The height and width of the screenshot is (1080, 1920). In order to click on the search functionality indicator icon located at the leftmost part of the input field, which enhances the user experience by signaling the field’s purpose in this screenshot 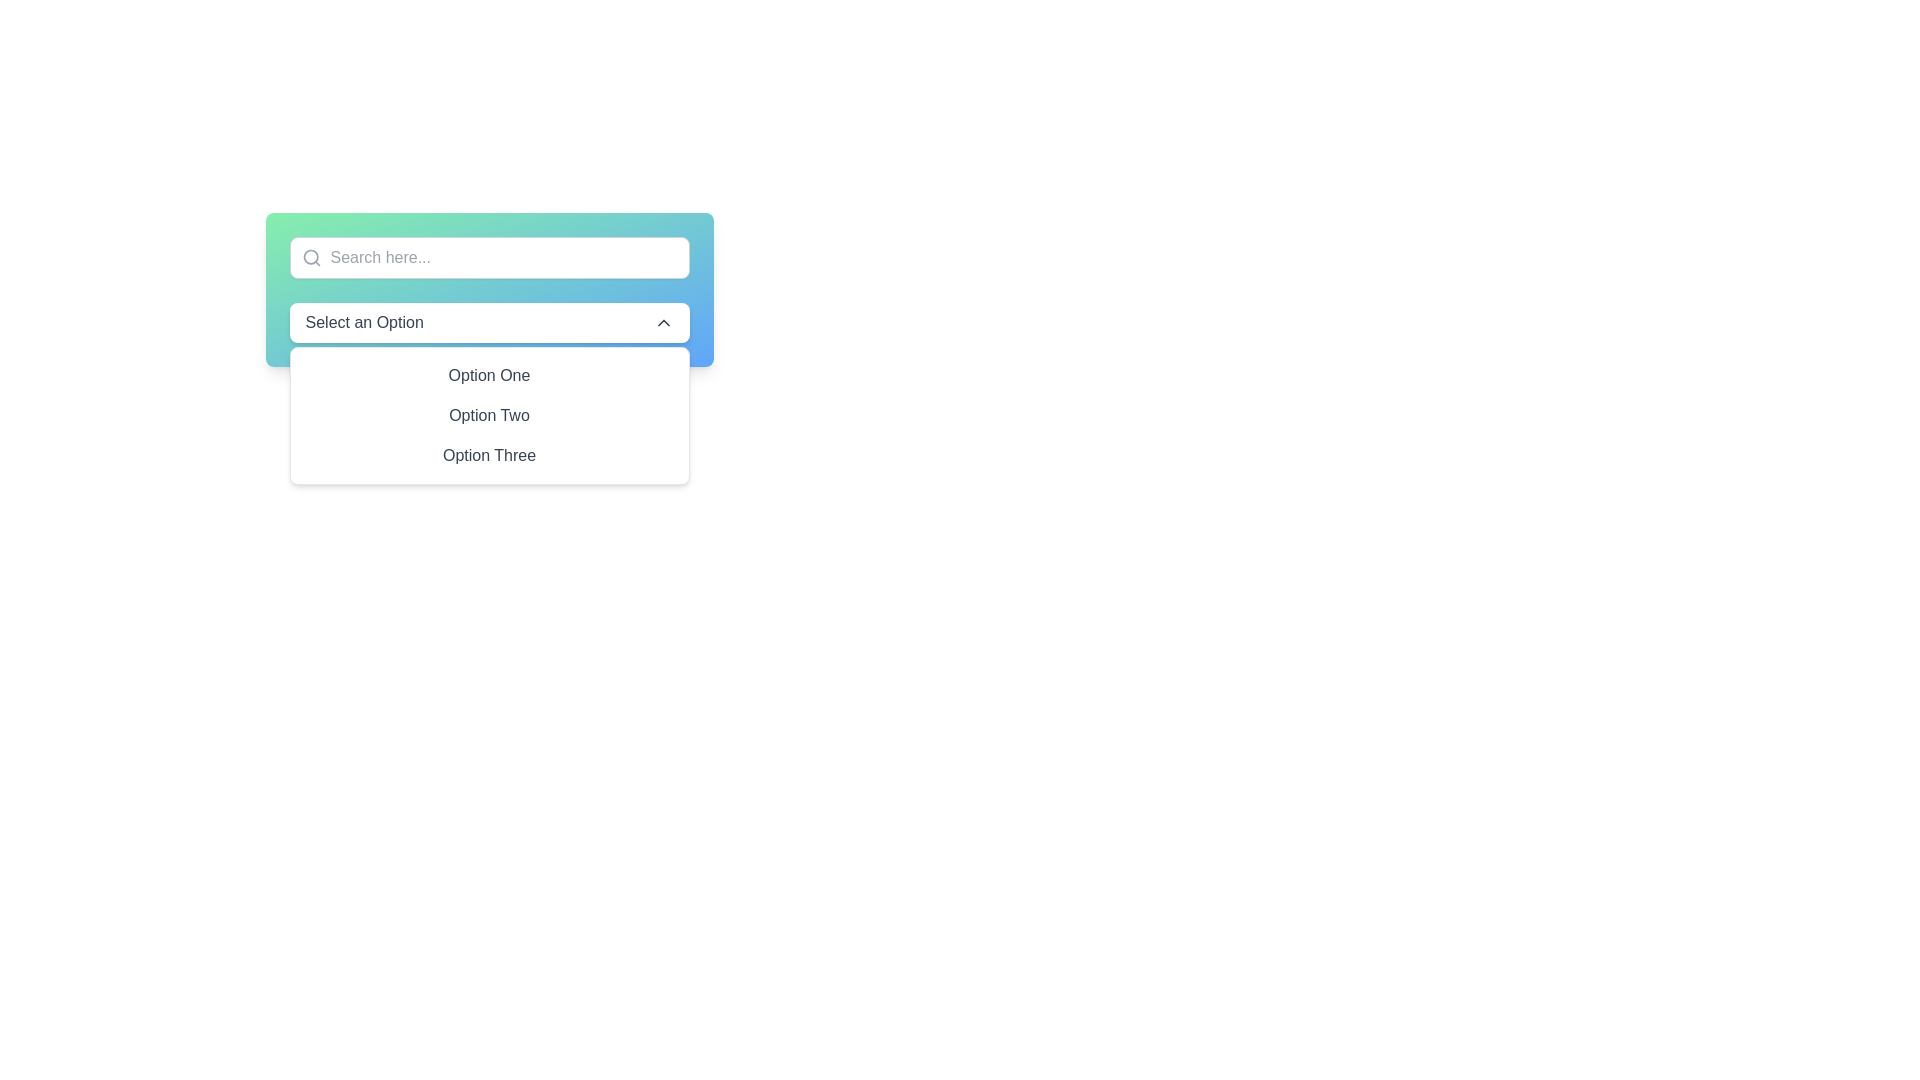, I will do `click(304, 257)`.